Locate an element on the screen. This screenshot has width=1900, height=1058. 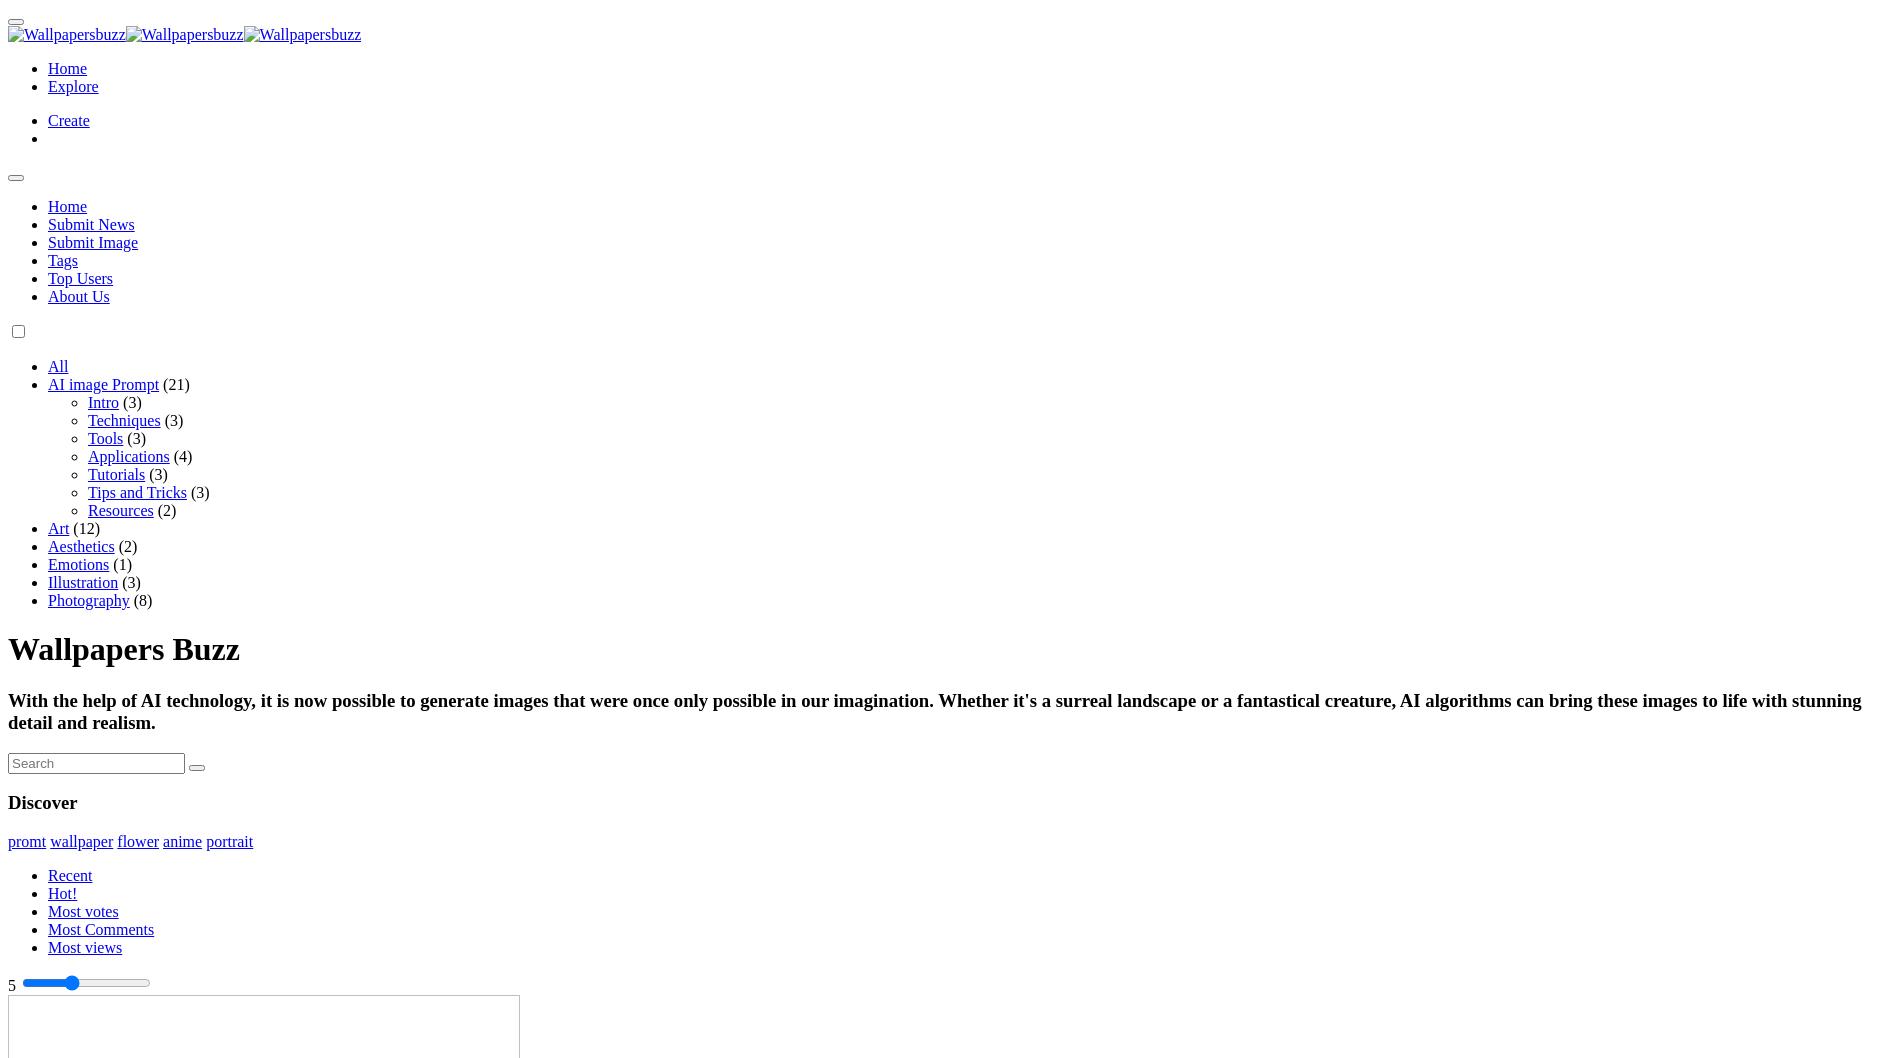
'Techniques' is located at coordinates (87, 420).